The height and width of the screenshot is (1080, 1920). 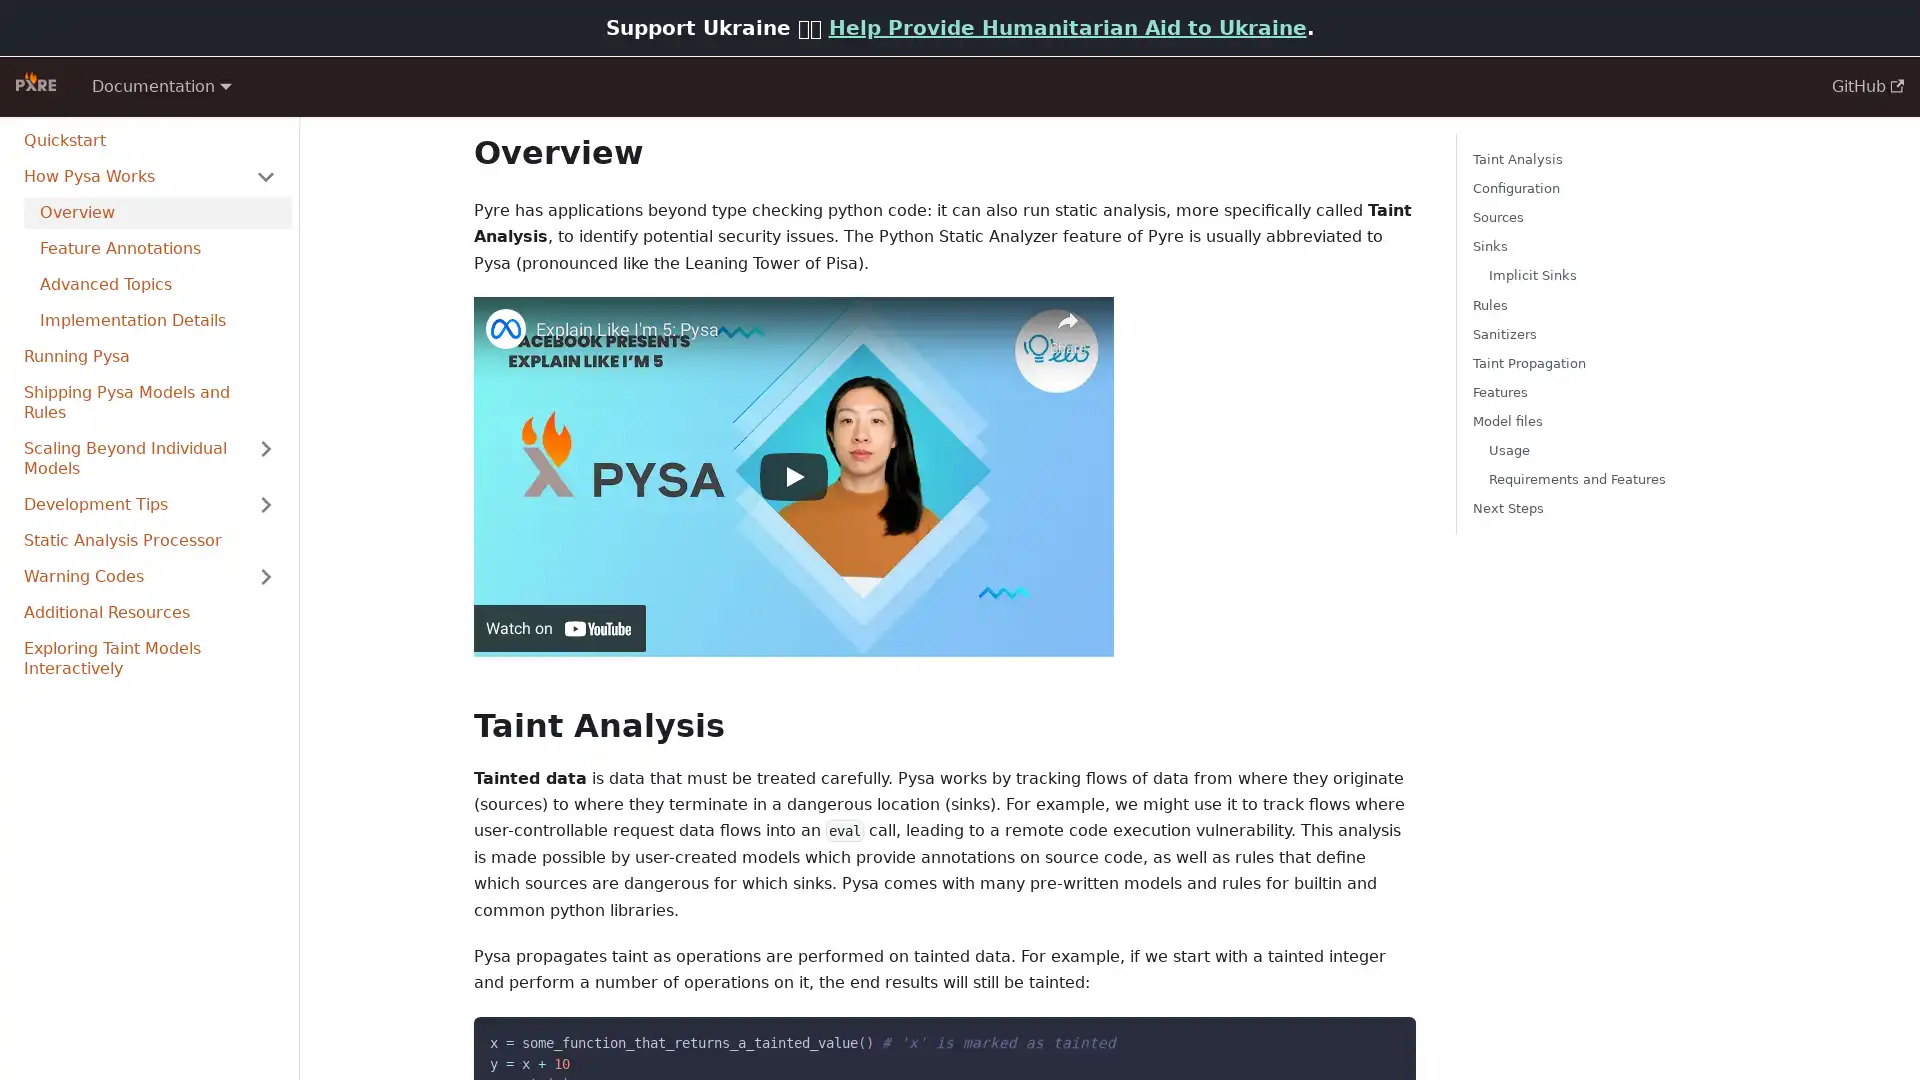 I want to click on Copy code to clipboard, so click(x=1382, y=1036).